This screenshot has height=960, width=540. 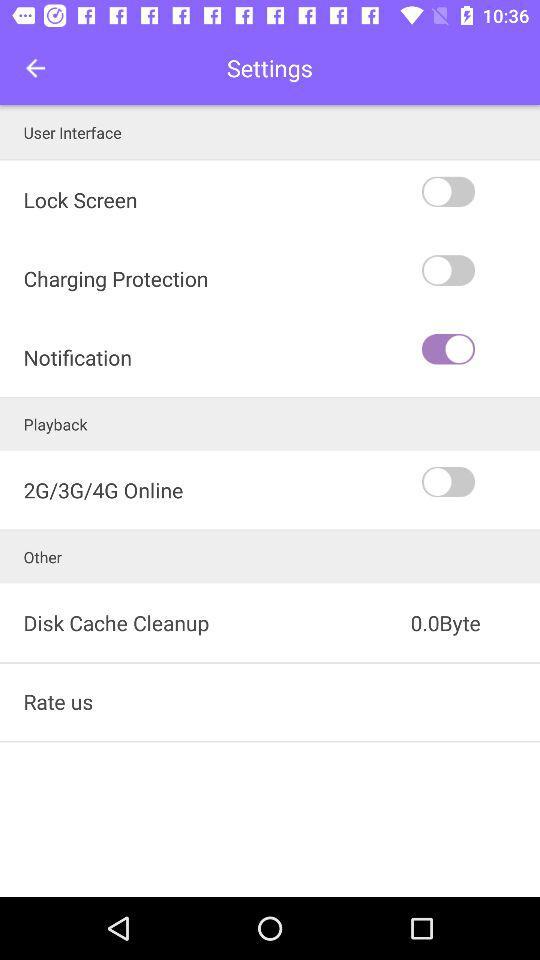 I want to click on the button beside 2g3g4g online, so click(x=478, y=481).